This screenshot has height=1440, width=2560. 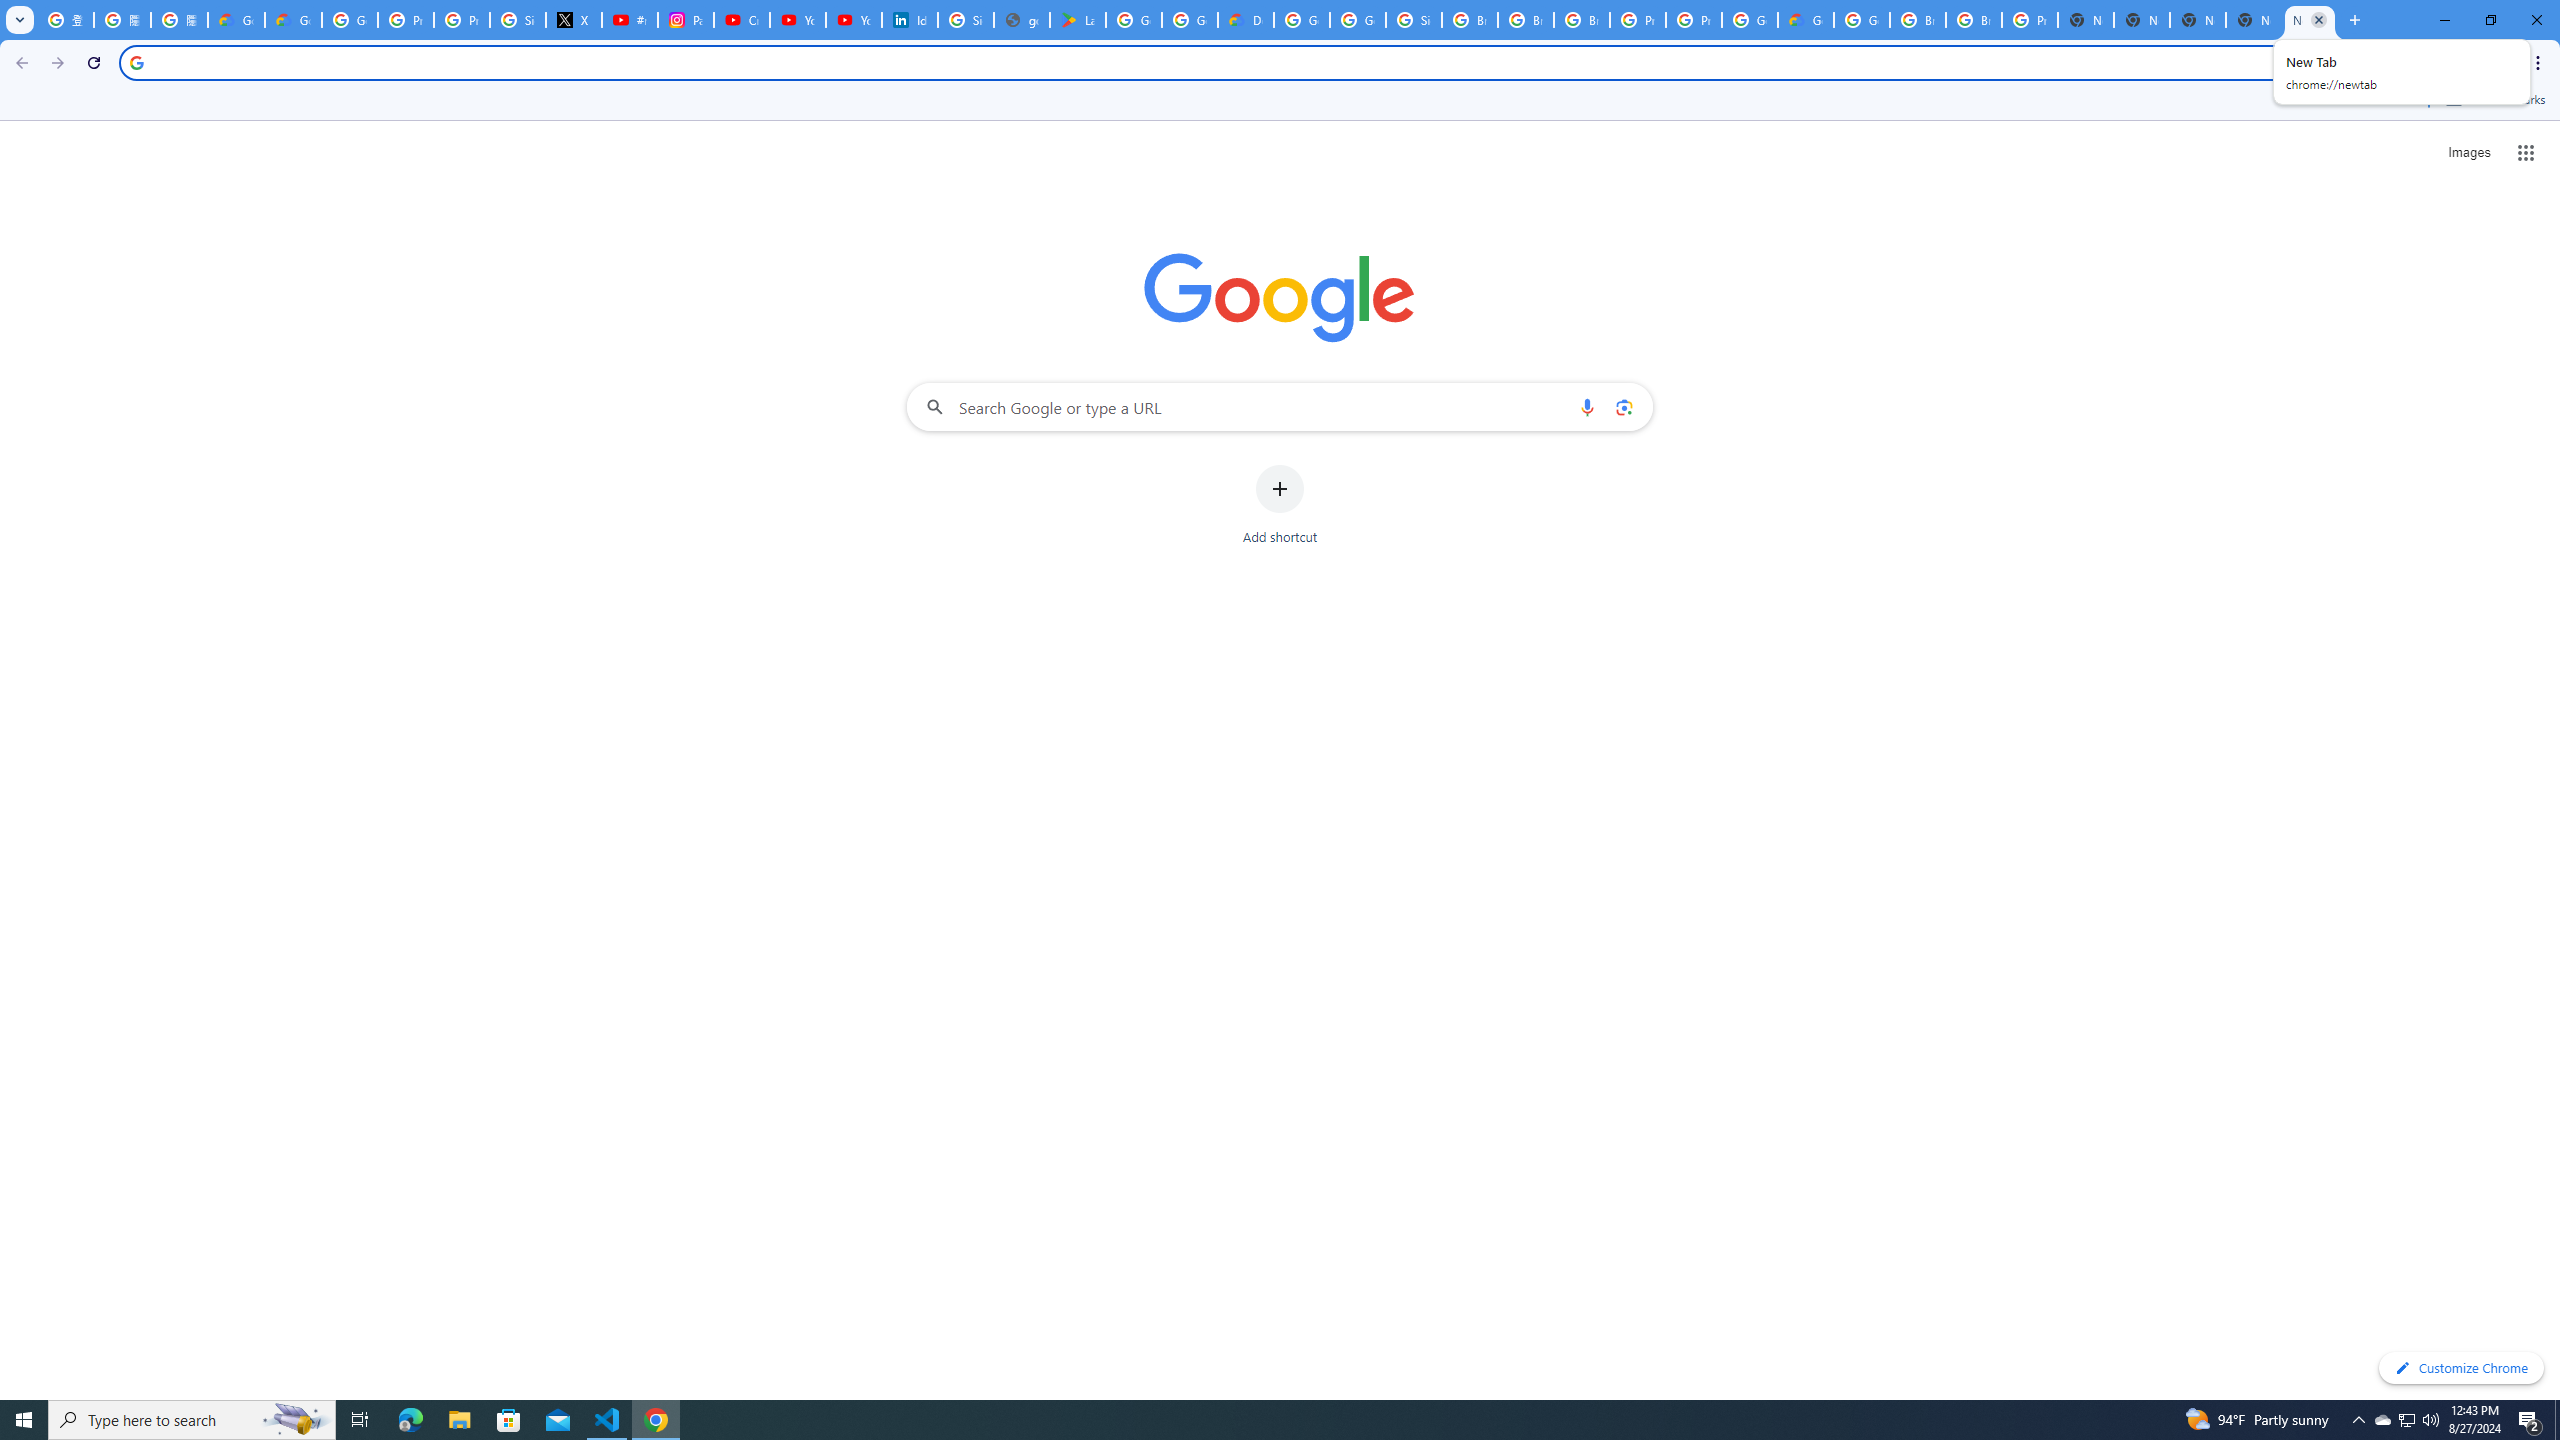 What do you see at coordinates (1805, 19) in the screenshot?
I see `'Google Cloud Estimate Summary'` at bounding box center [1805, 19].